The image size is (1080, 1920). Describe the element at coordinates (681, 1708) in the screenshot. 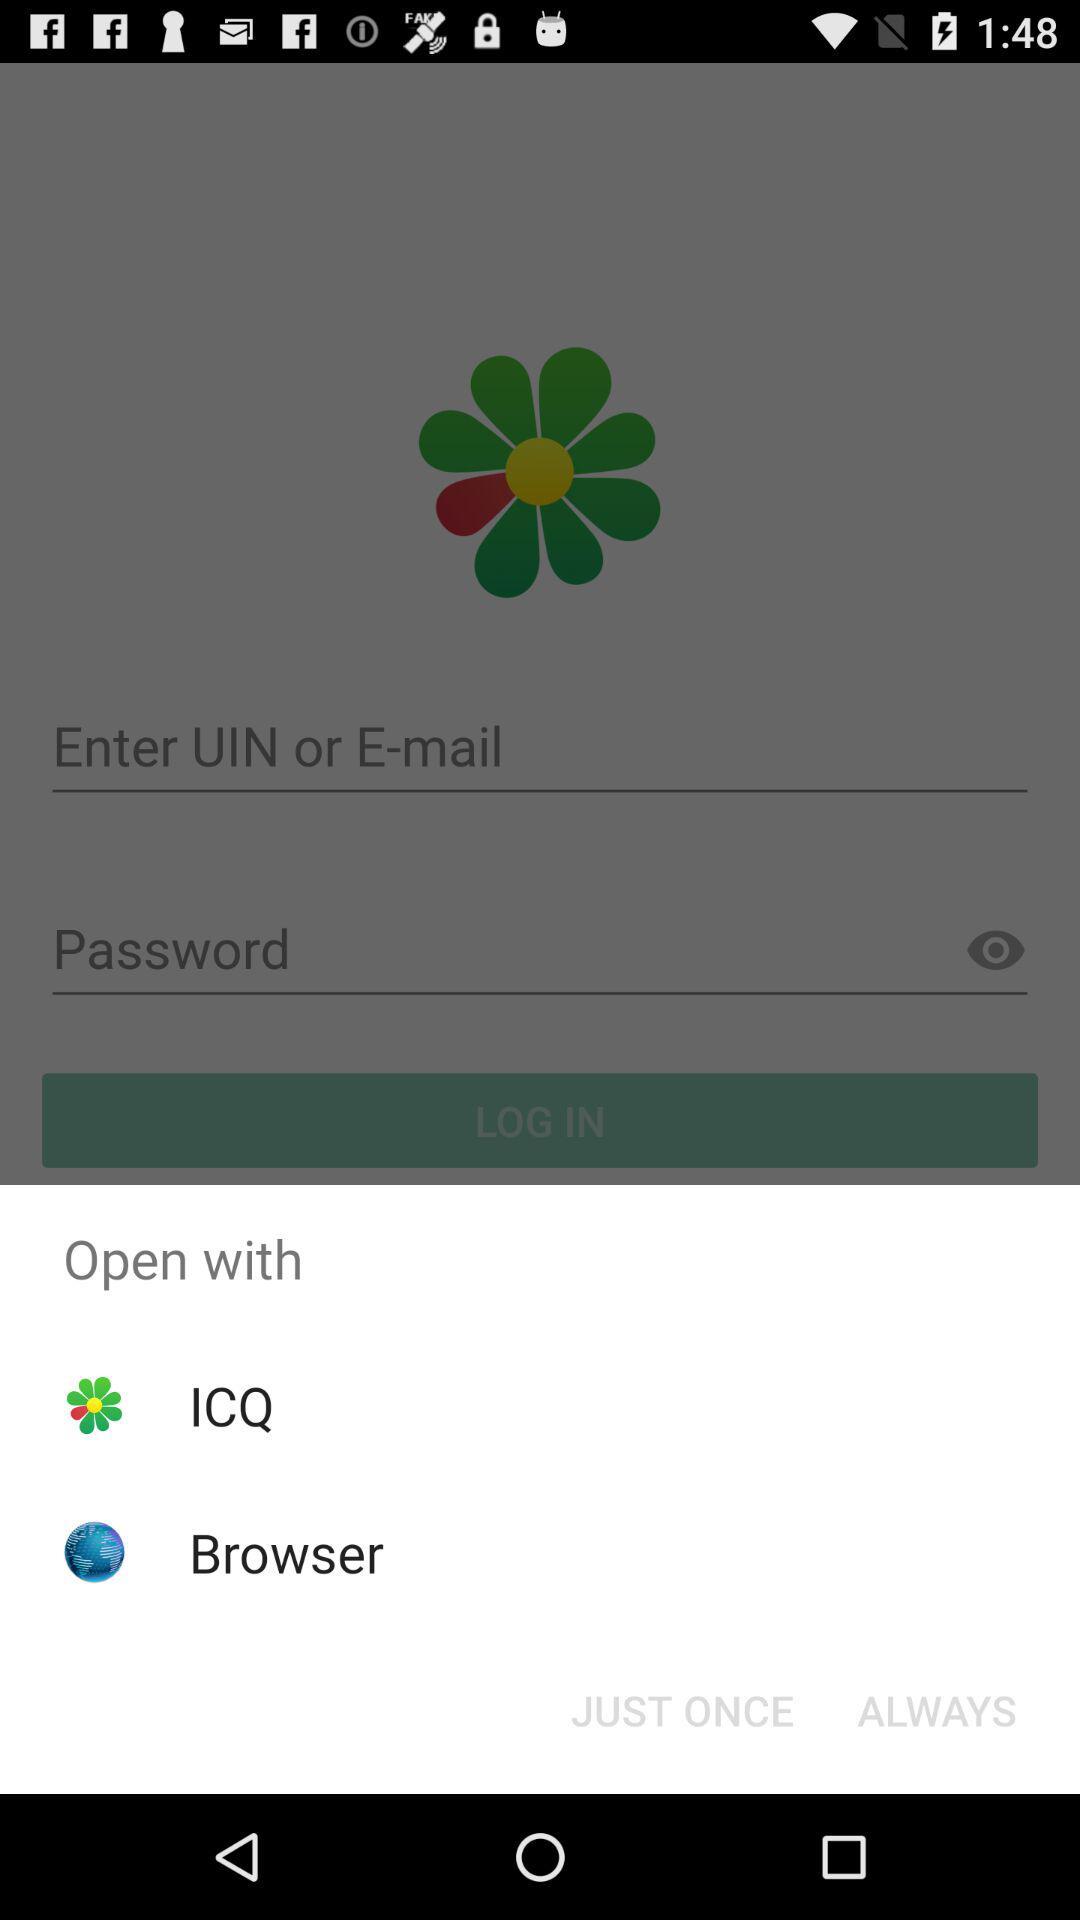

I see `the just once icon` at that location.